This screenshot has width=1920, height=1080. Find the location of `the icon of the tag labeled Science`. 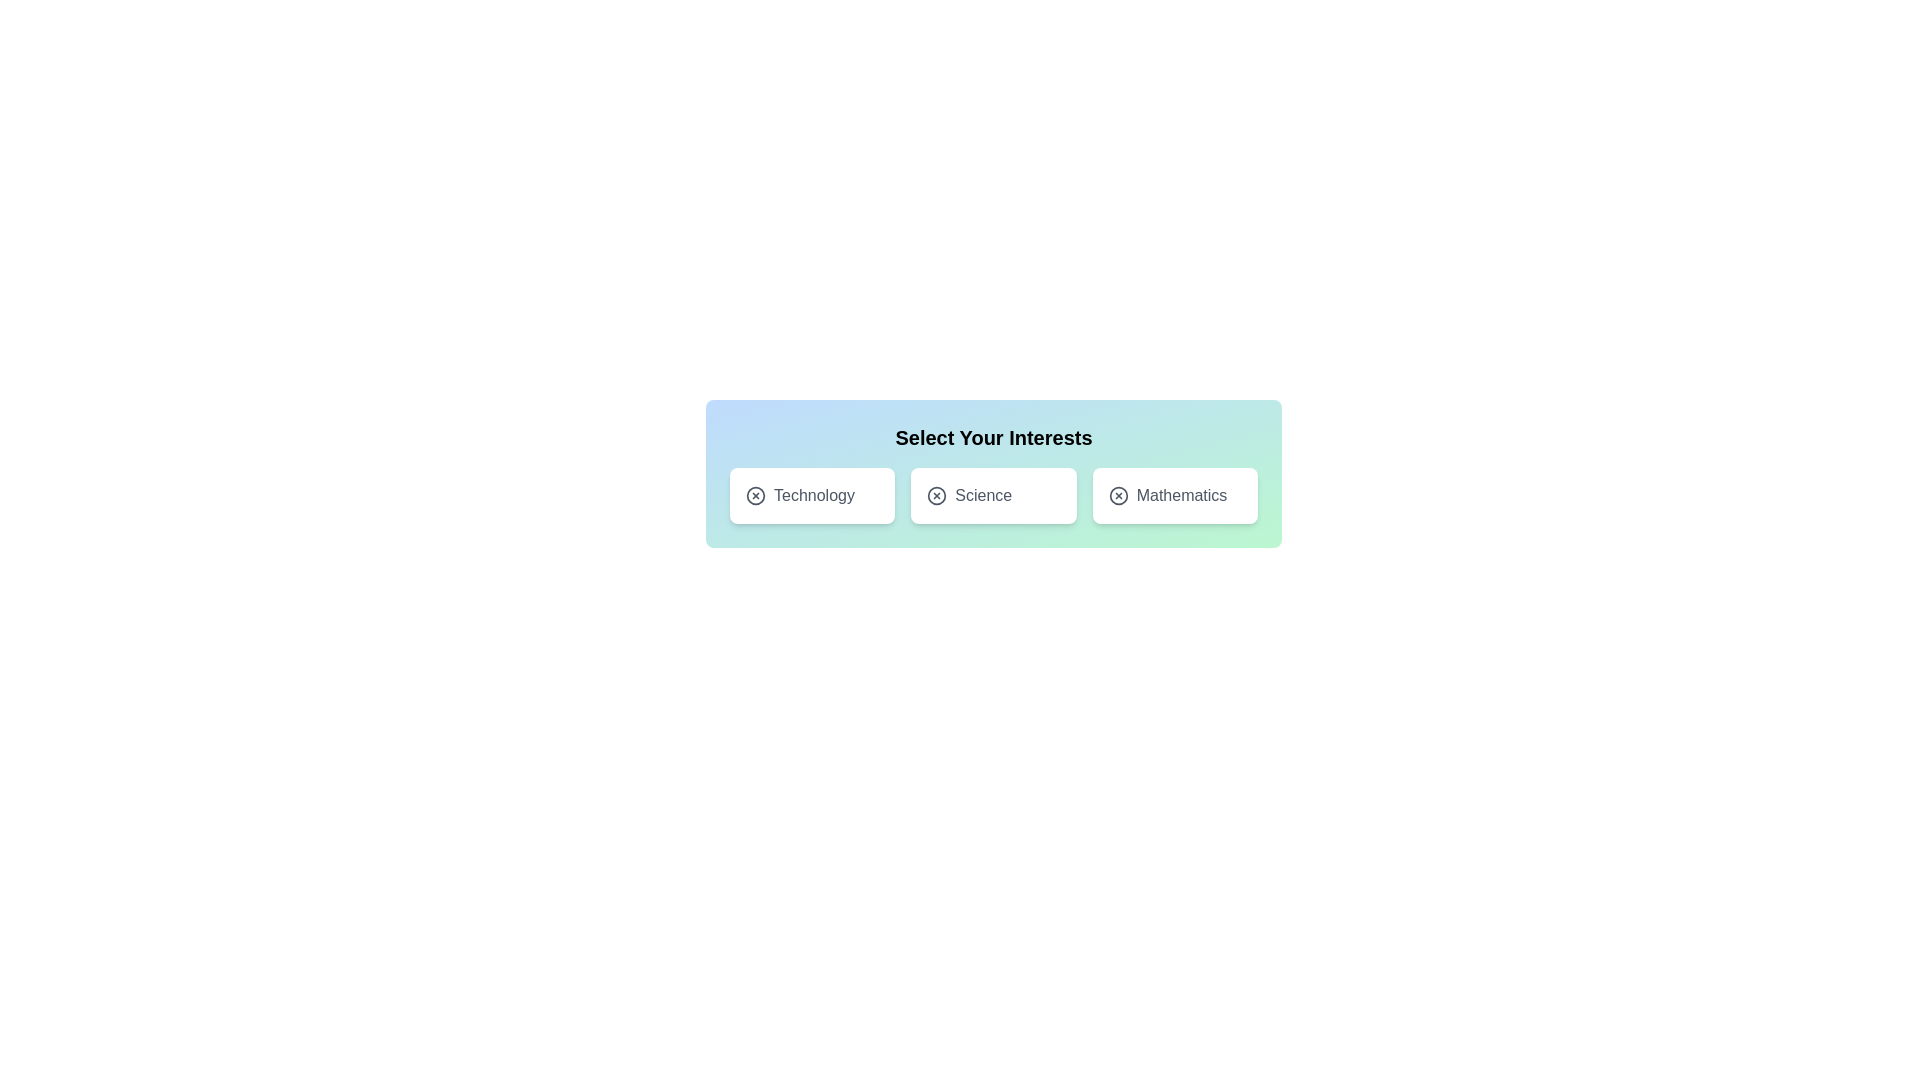

the icon of the tag labeled Science is located at coordinates (935, 495).